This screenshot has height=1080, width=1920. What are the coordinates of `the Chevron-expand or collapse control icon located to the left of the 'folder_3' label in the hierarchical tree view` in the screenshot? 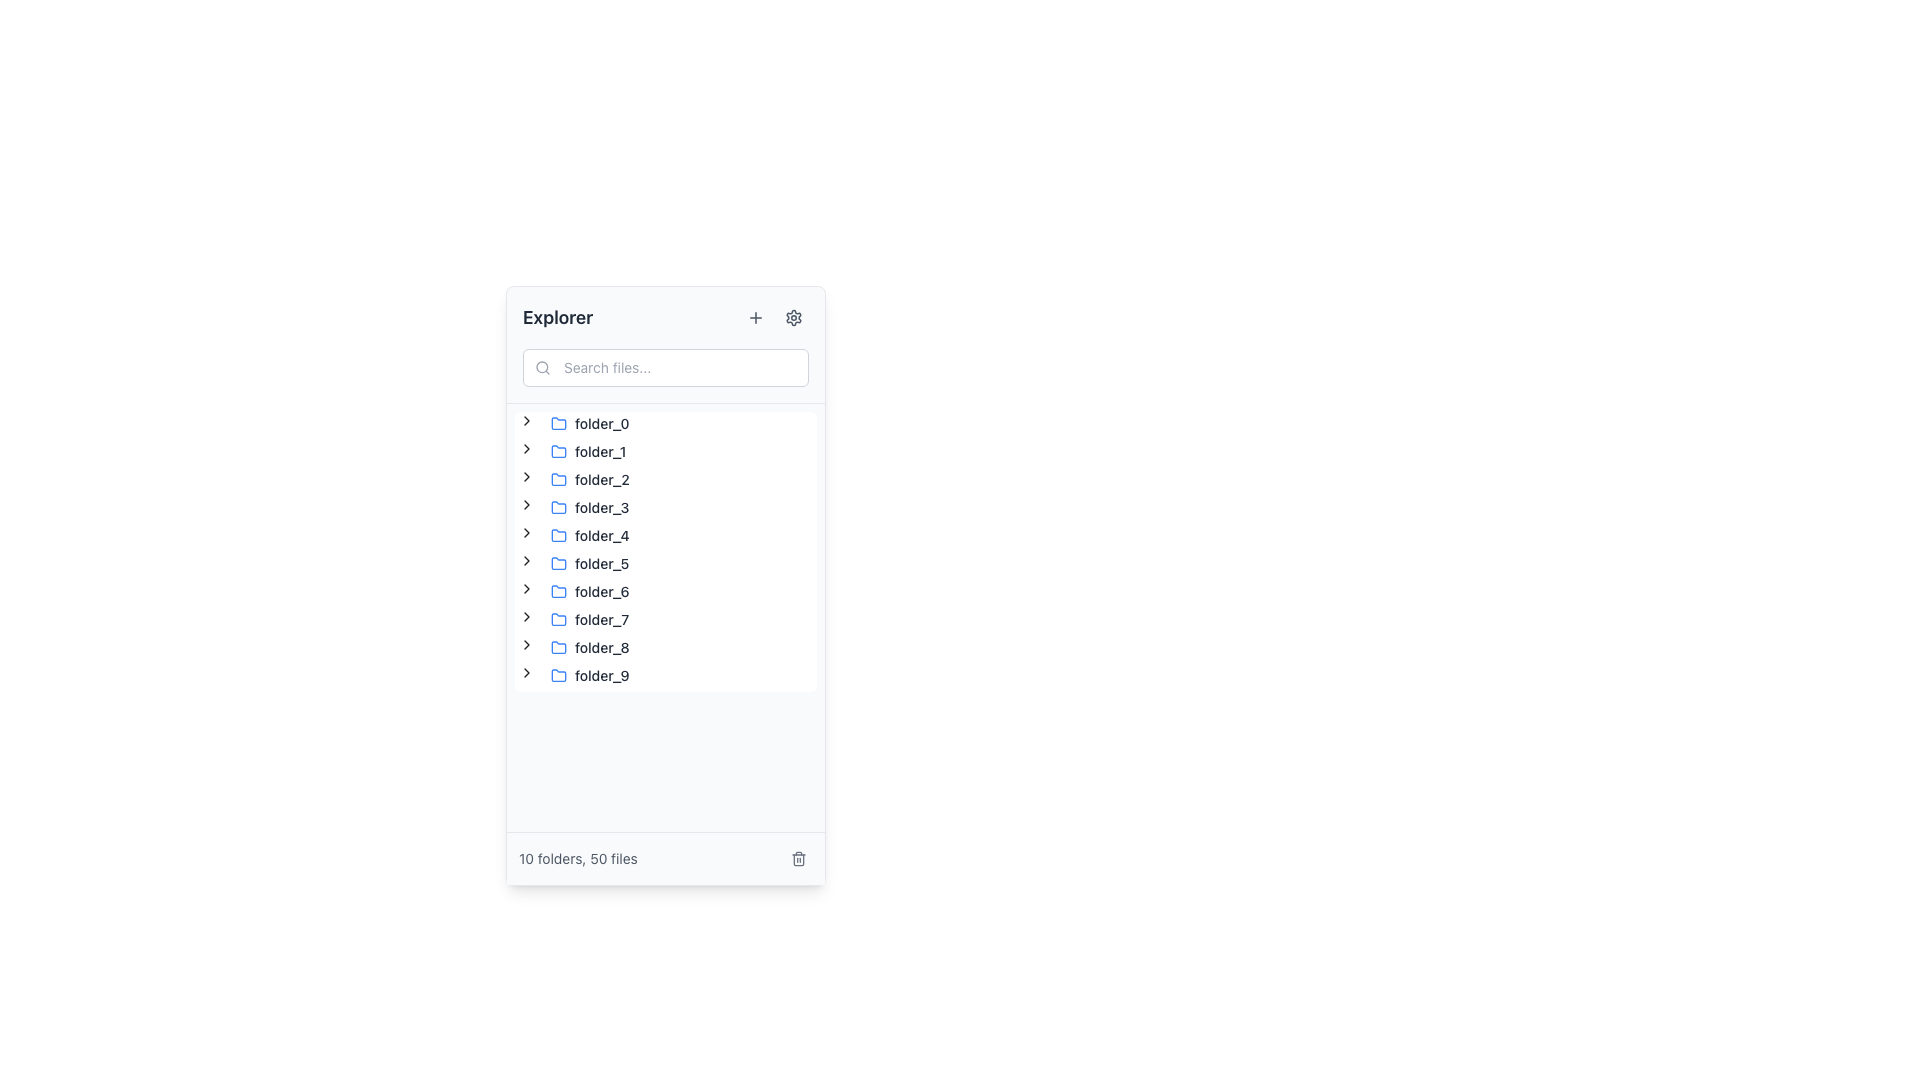 It's located at (527, 504).